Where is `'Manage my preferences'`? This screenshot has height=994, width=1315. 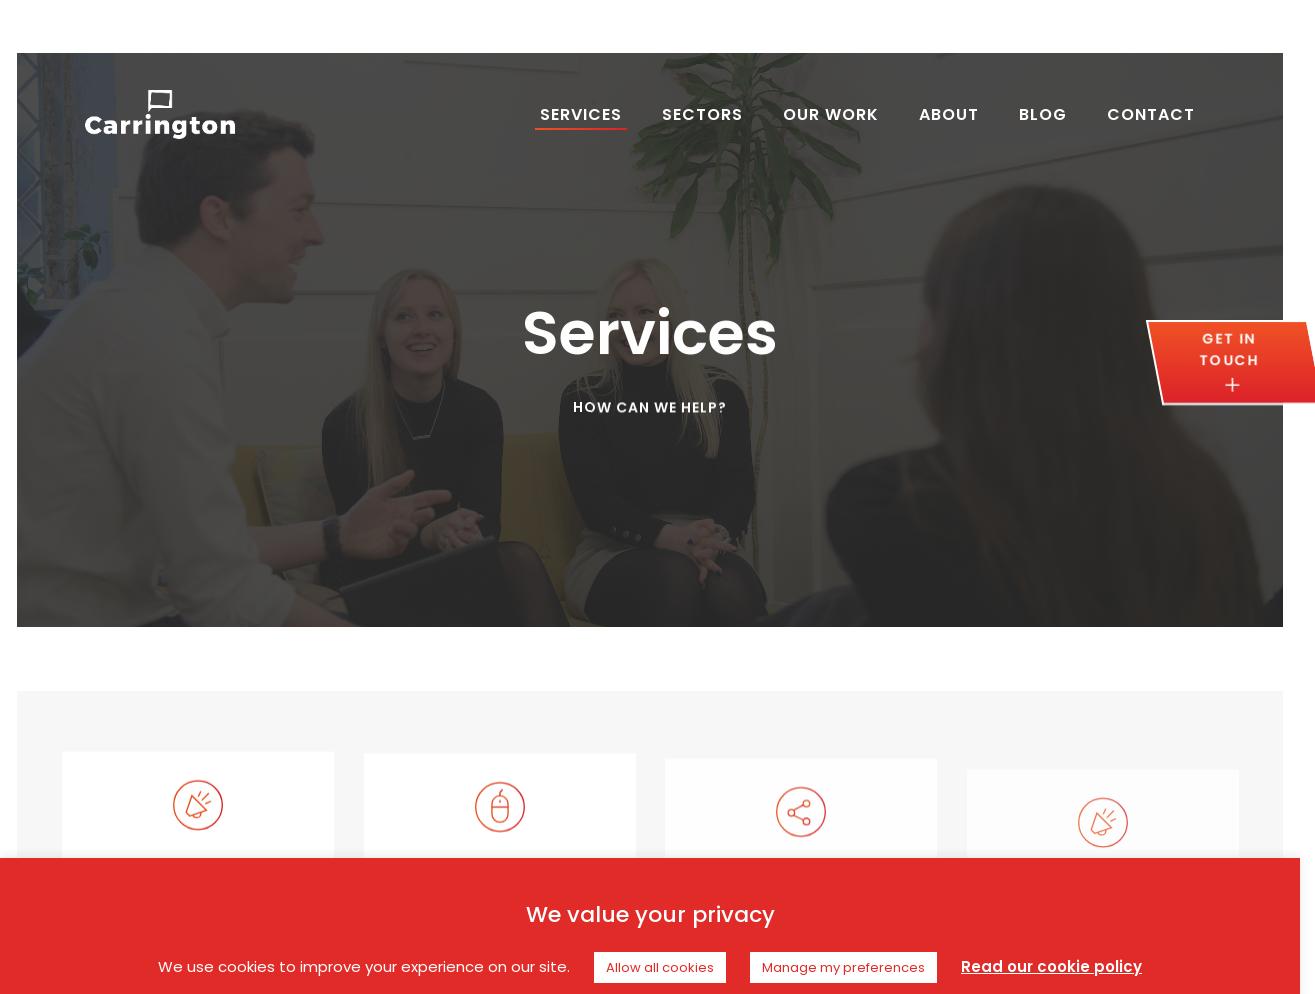
'Manage my preferences' is located at coordinates (842, 966).